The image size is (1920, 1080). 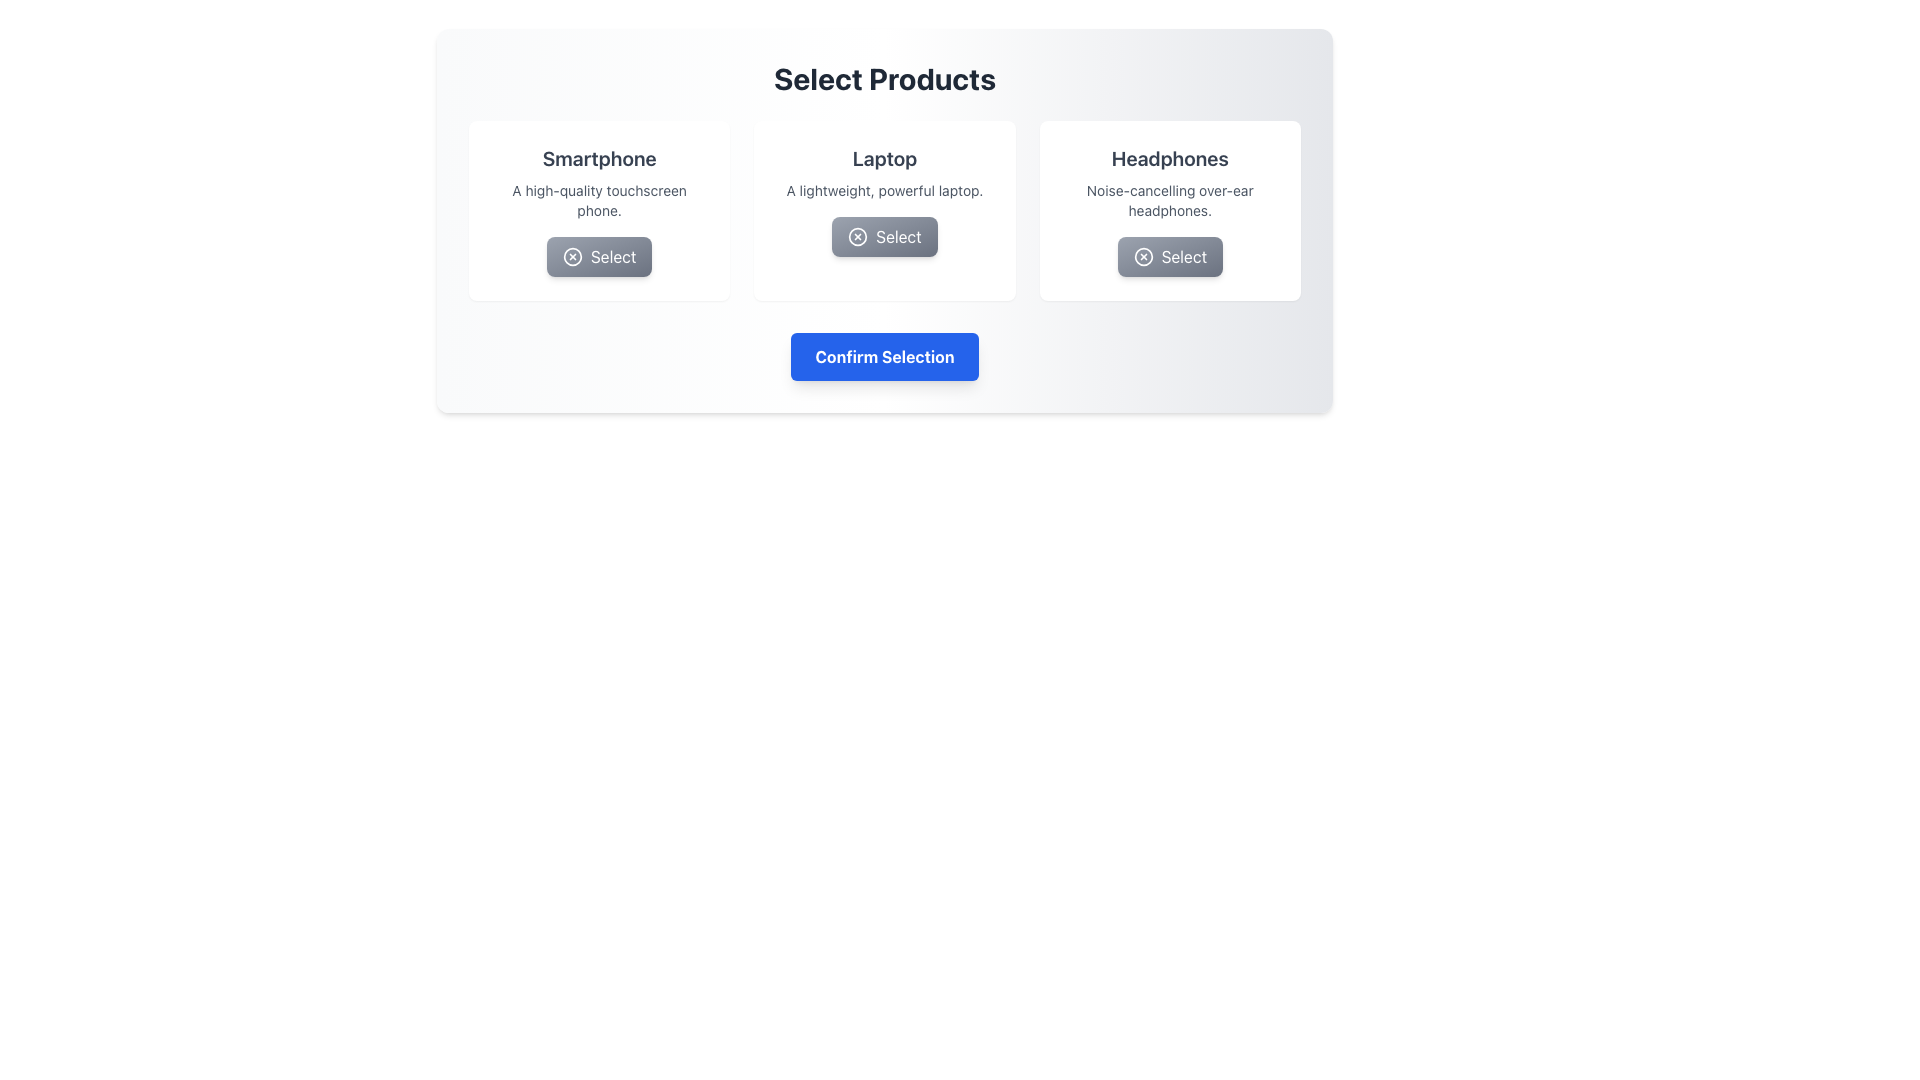 I want to click on properties of the grey filled circle that represents the close button within the 'Select' label in the middle option under the 'Laptop' selection, so click(x=858, y=235).